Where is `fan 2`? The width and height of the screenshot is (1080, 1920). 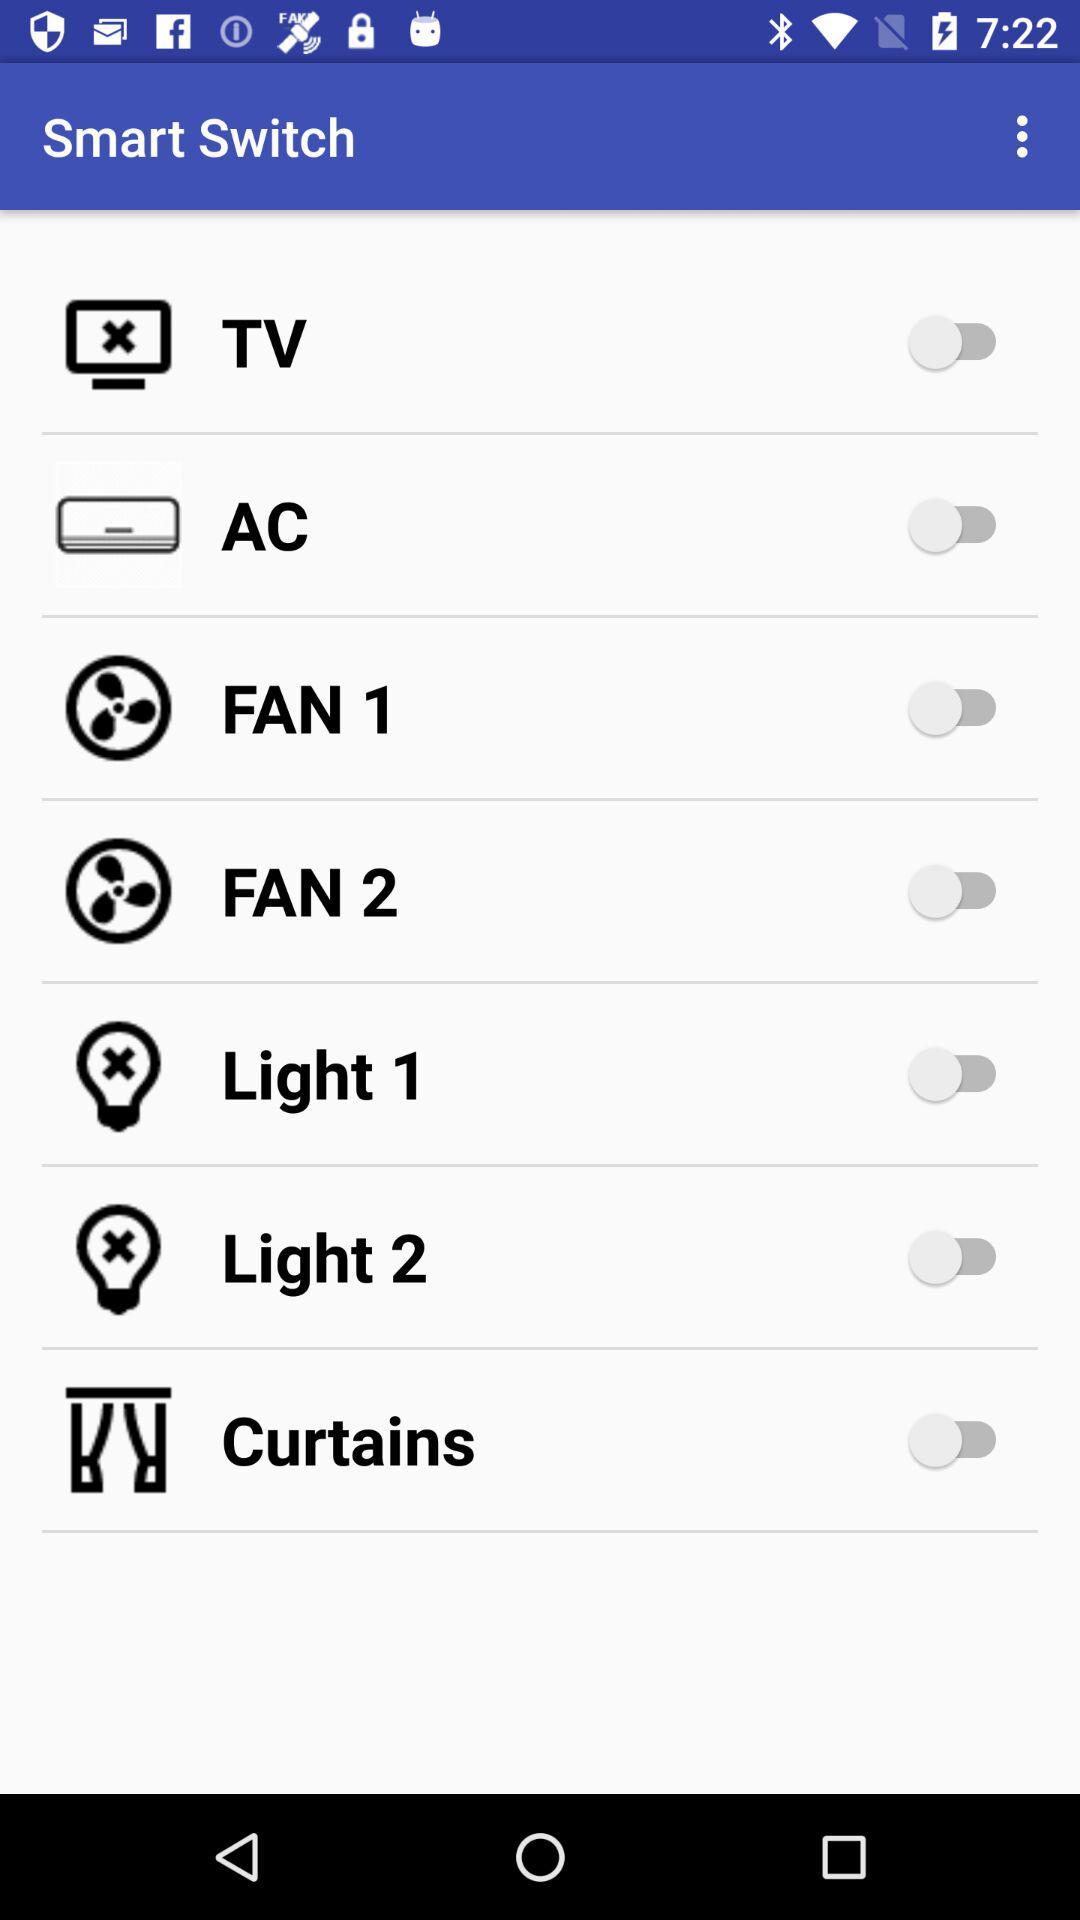 fan 2 is located at coordinates (961, 890).